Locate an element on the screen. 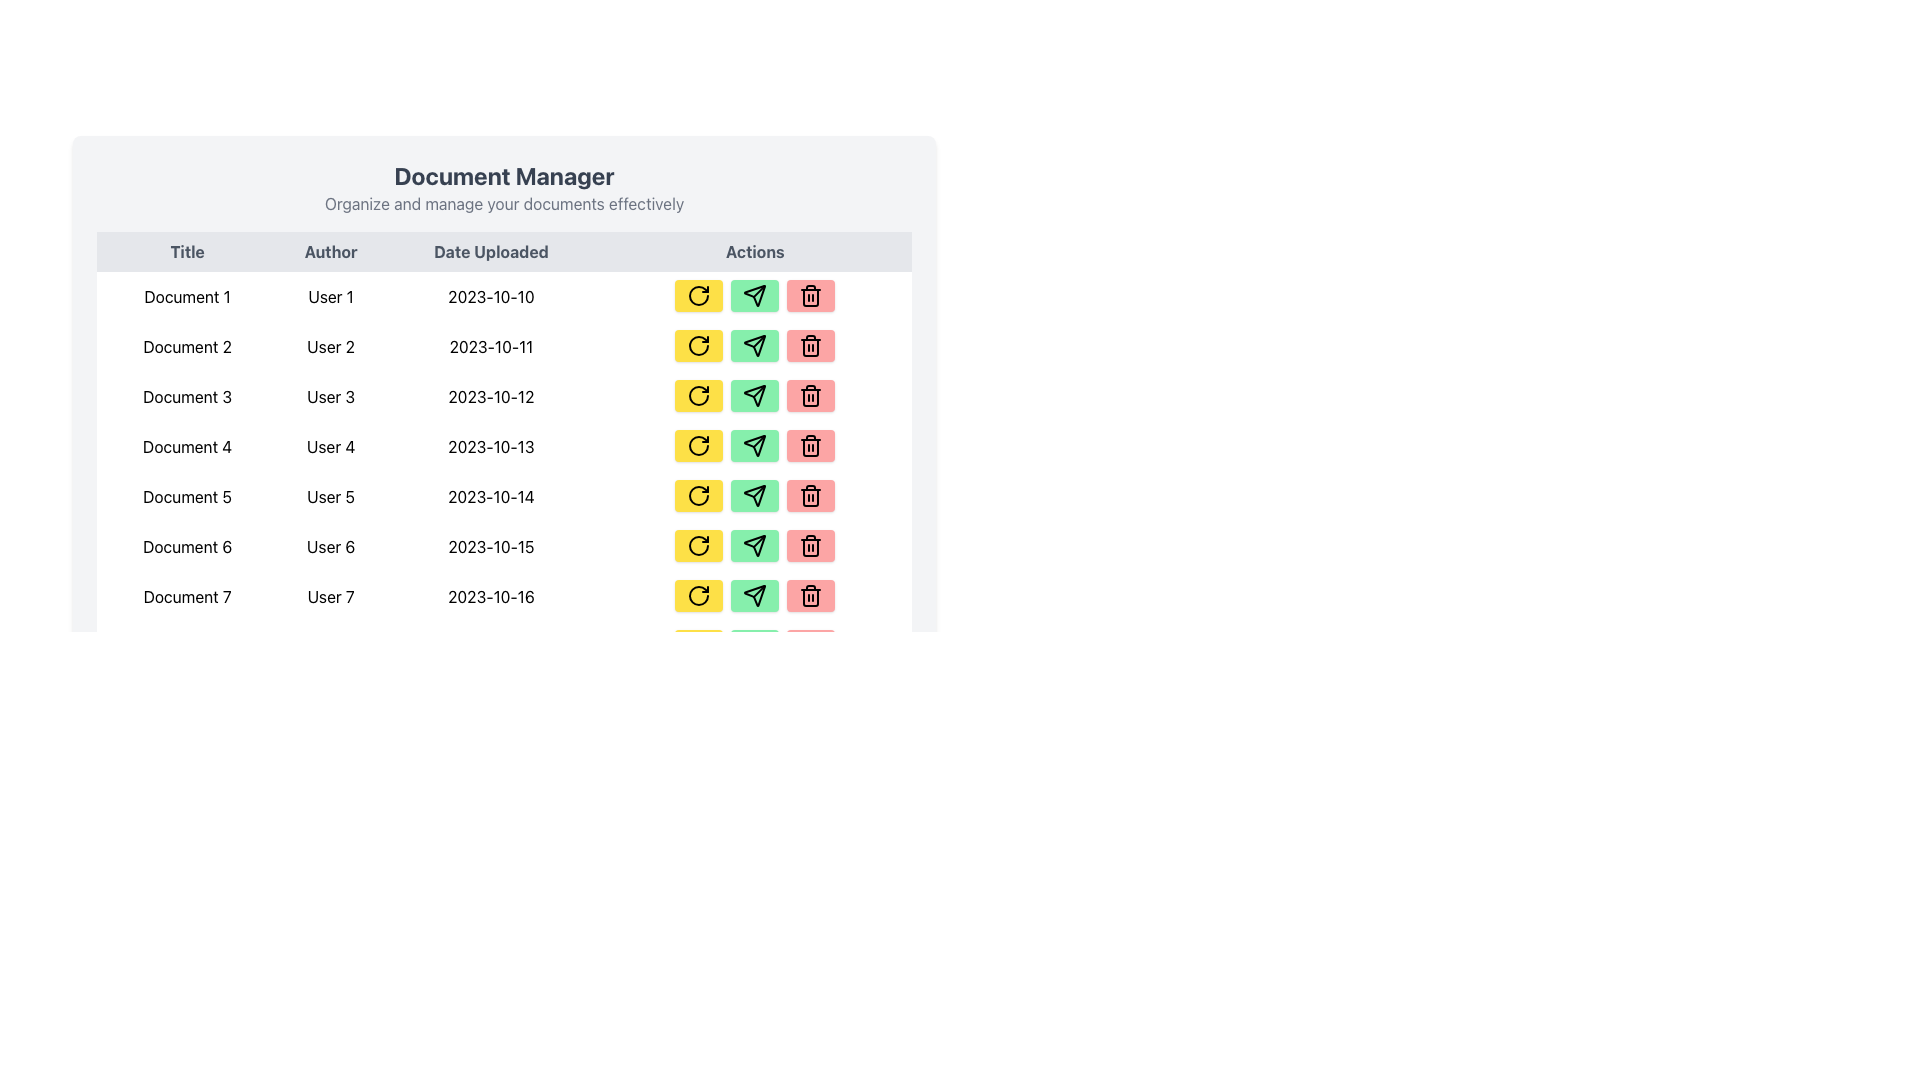 This screenshot has height=1080, width=1920. the refresh button in the 'Actions' column of the second row of the table is located at coordinates (699, 345).